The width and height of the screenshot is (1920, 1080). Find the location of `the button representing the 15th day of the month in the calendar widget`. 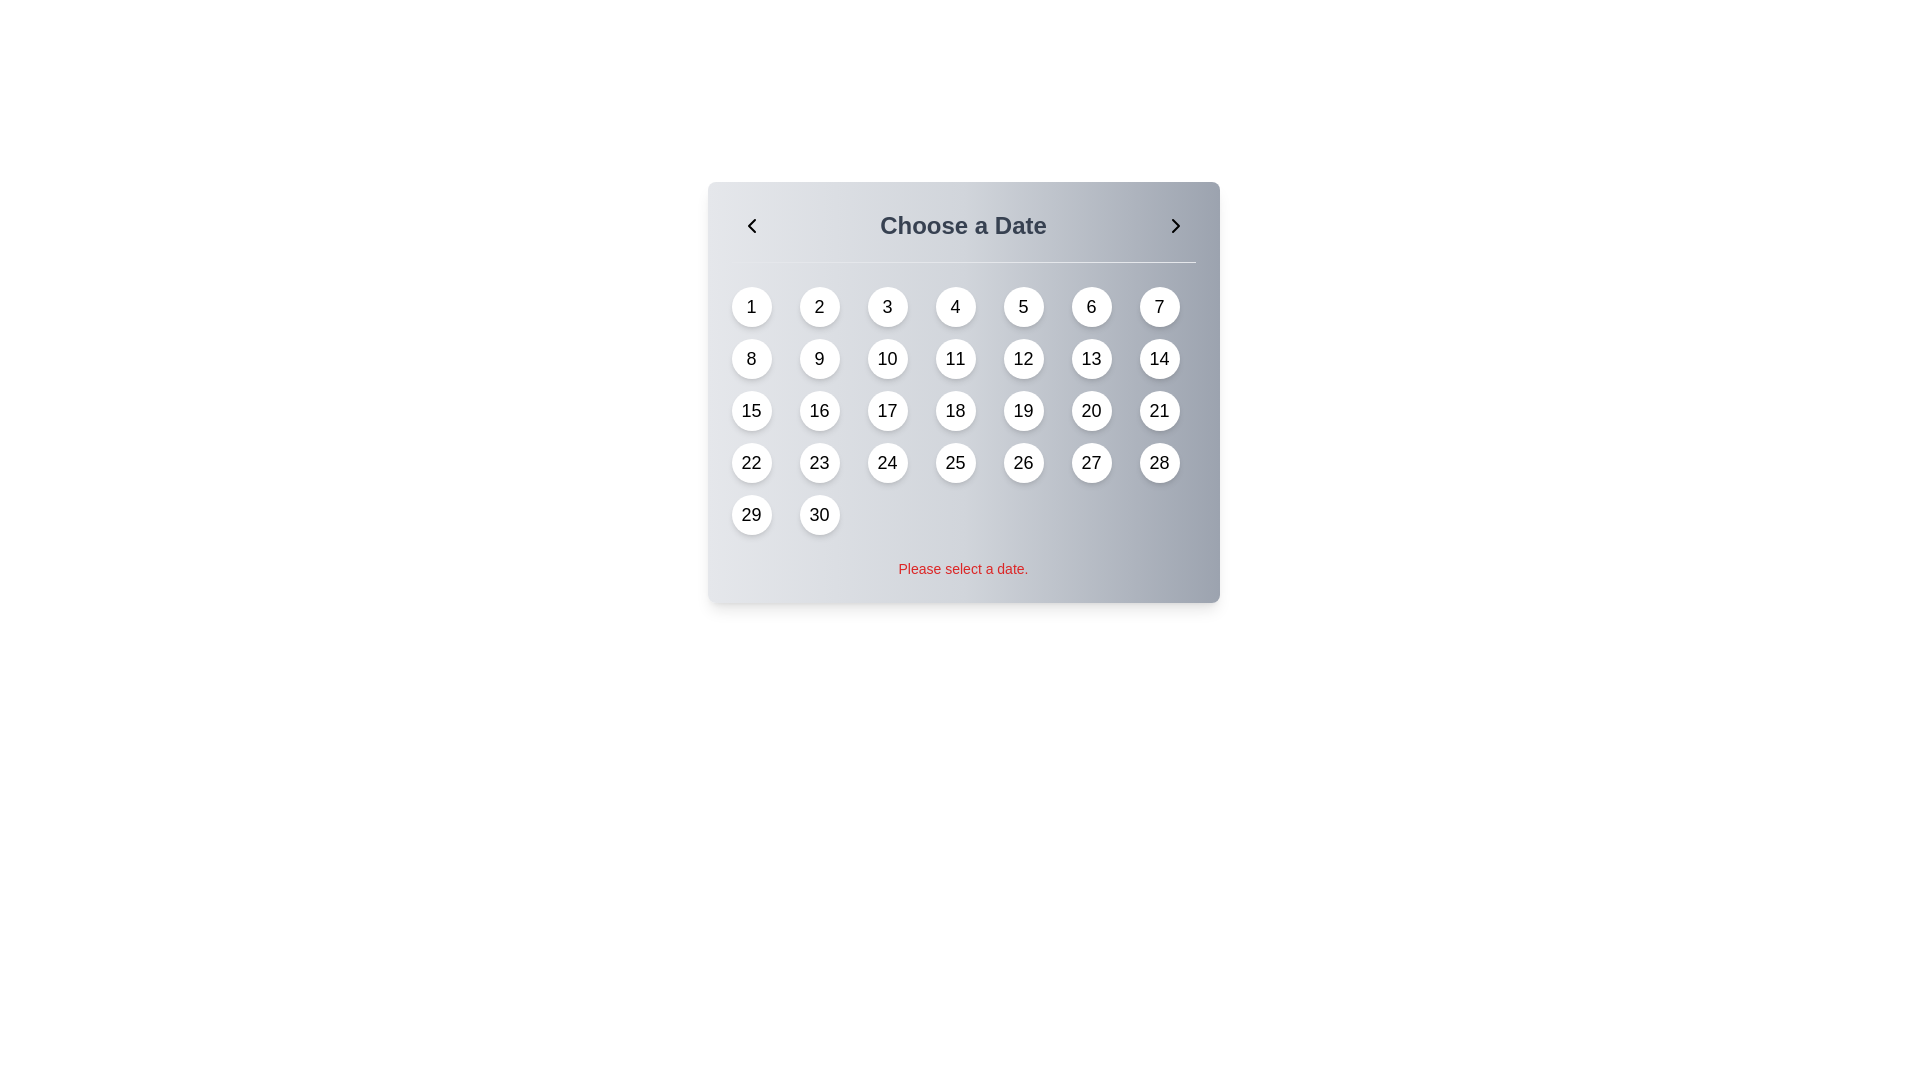

the button representing the 15th day of the month in the calendar widget is located at coordinates (750, 410).